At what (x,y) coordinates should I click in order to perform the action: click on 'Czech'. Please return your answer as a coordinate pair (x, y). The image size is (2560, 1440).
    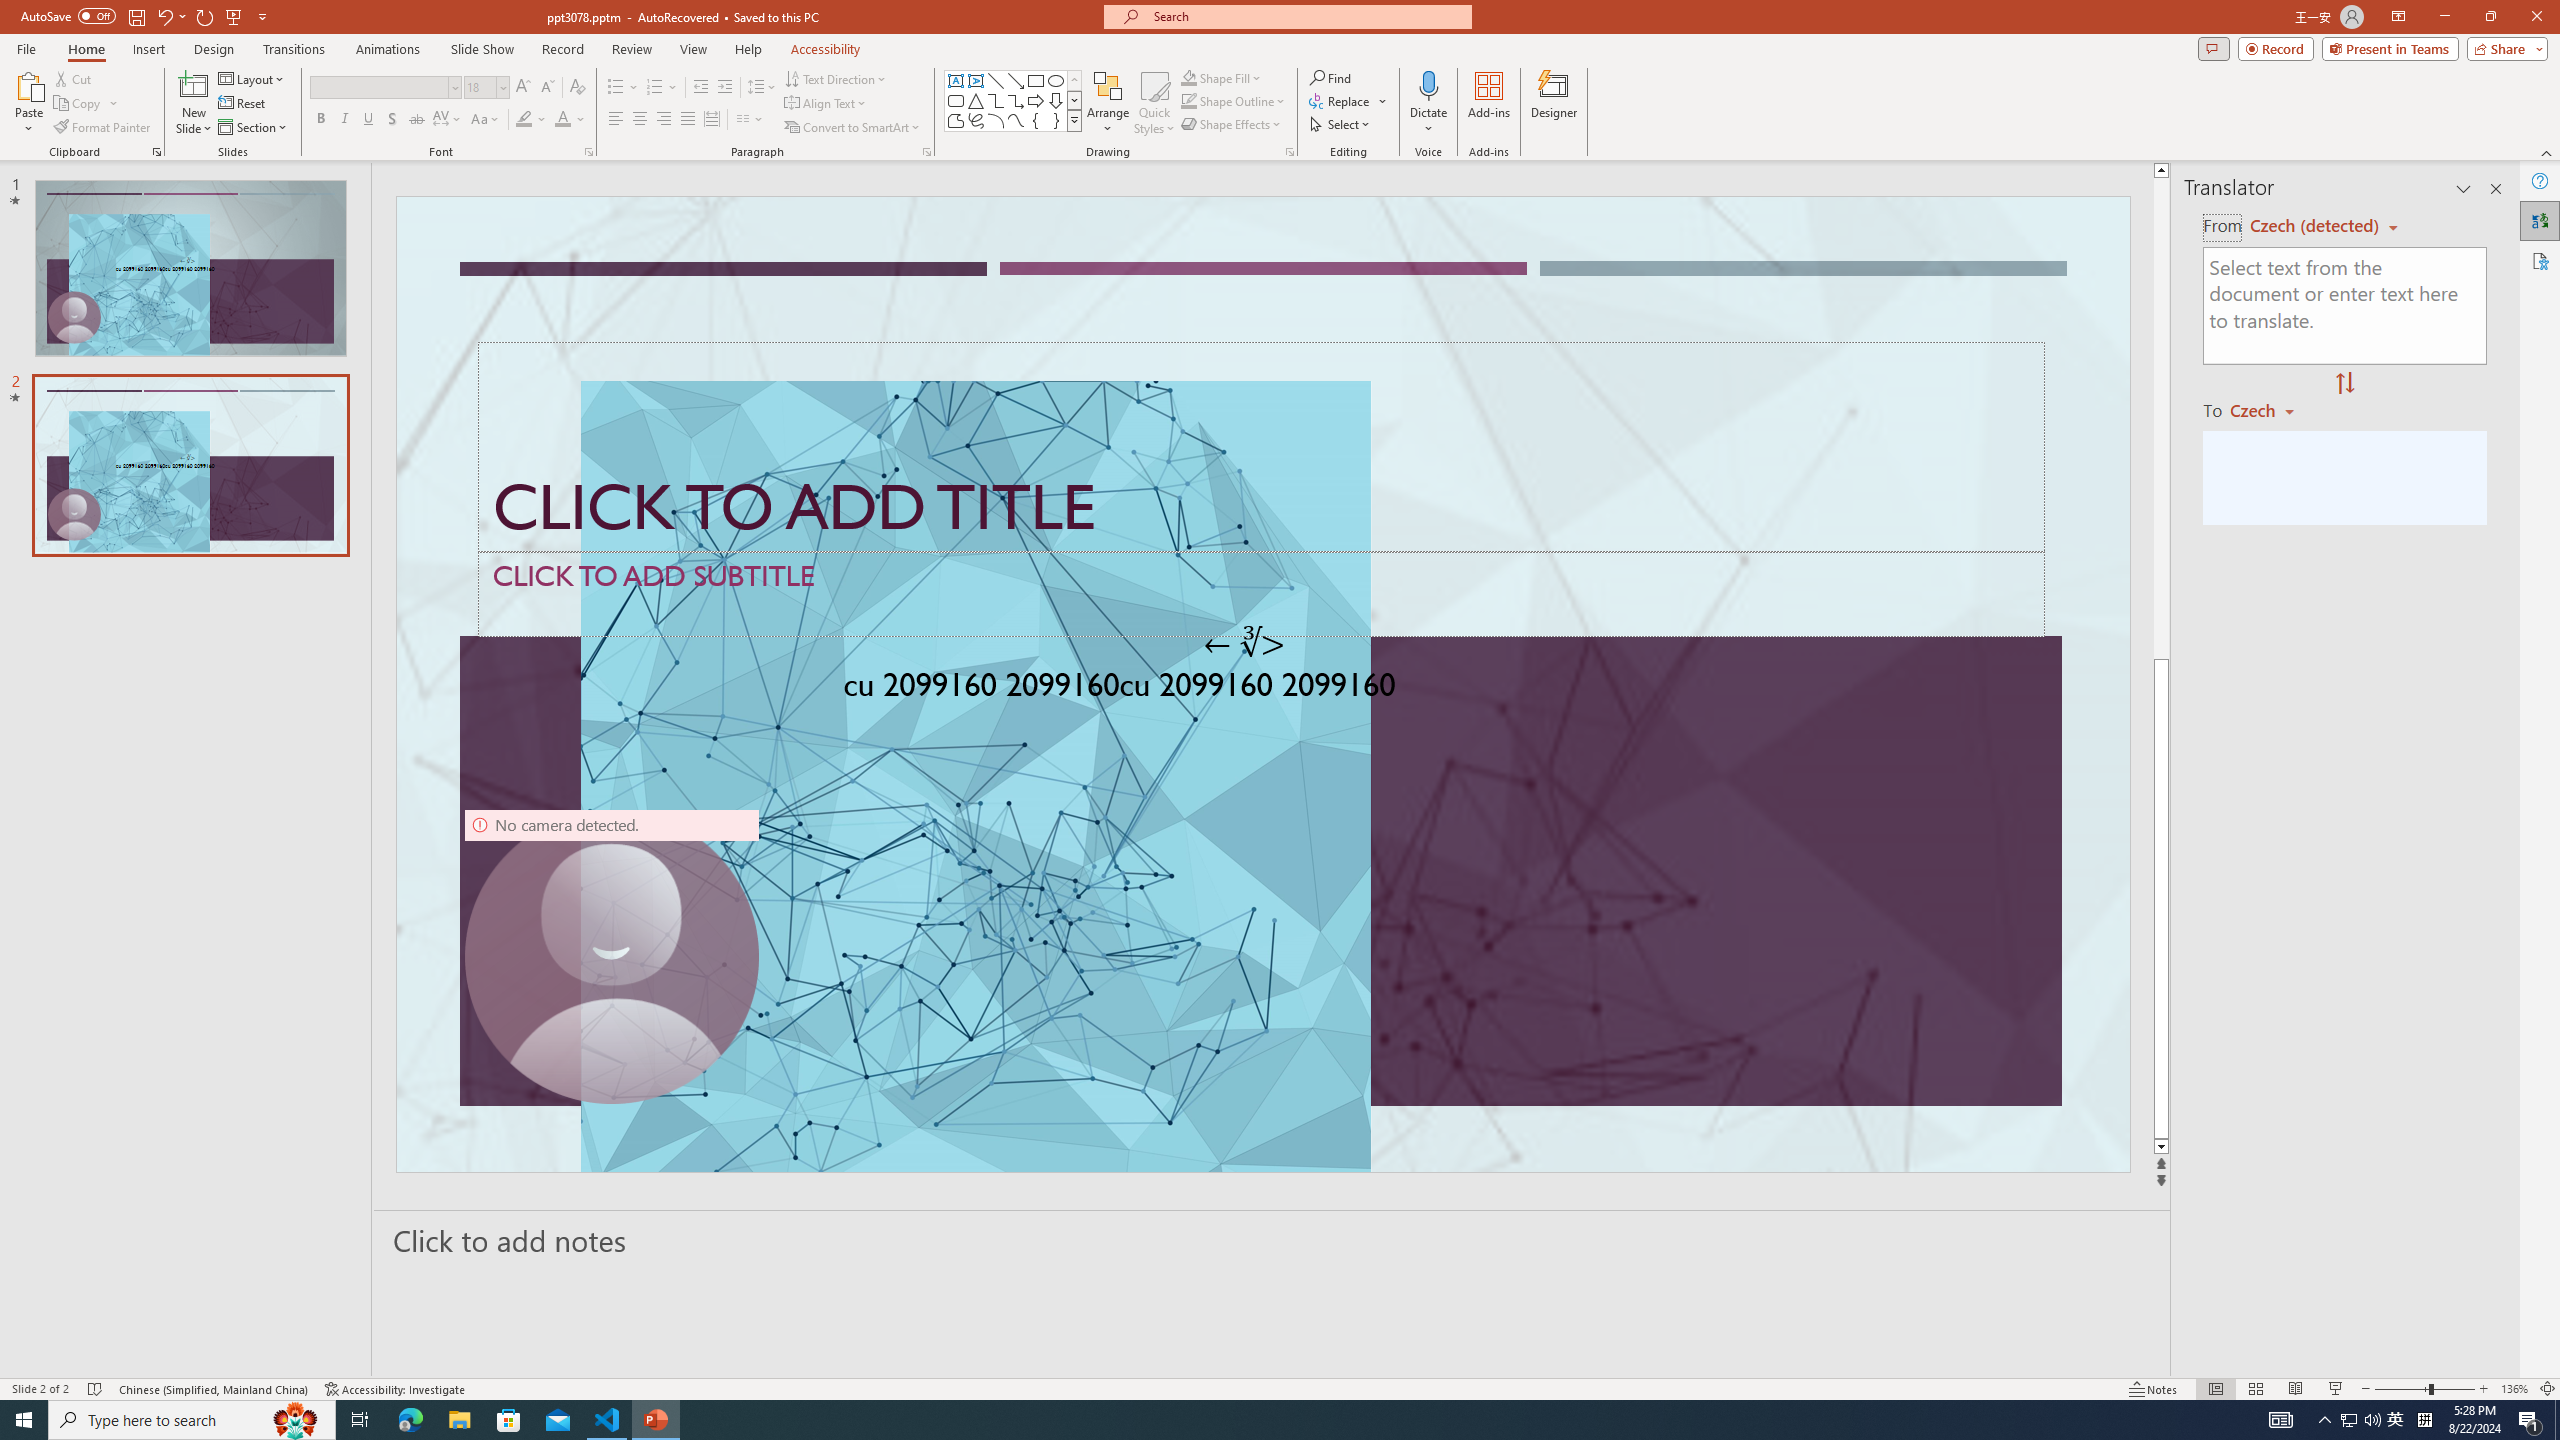
    Looking at the image, I should click on (2270, 409).